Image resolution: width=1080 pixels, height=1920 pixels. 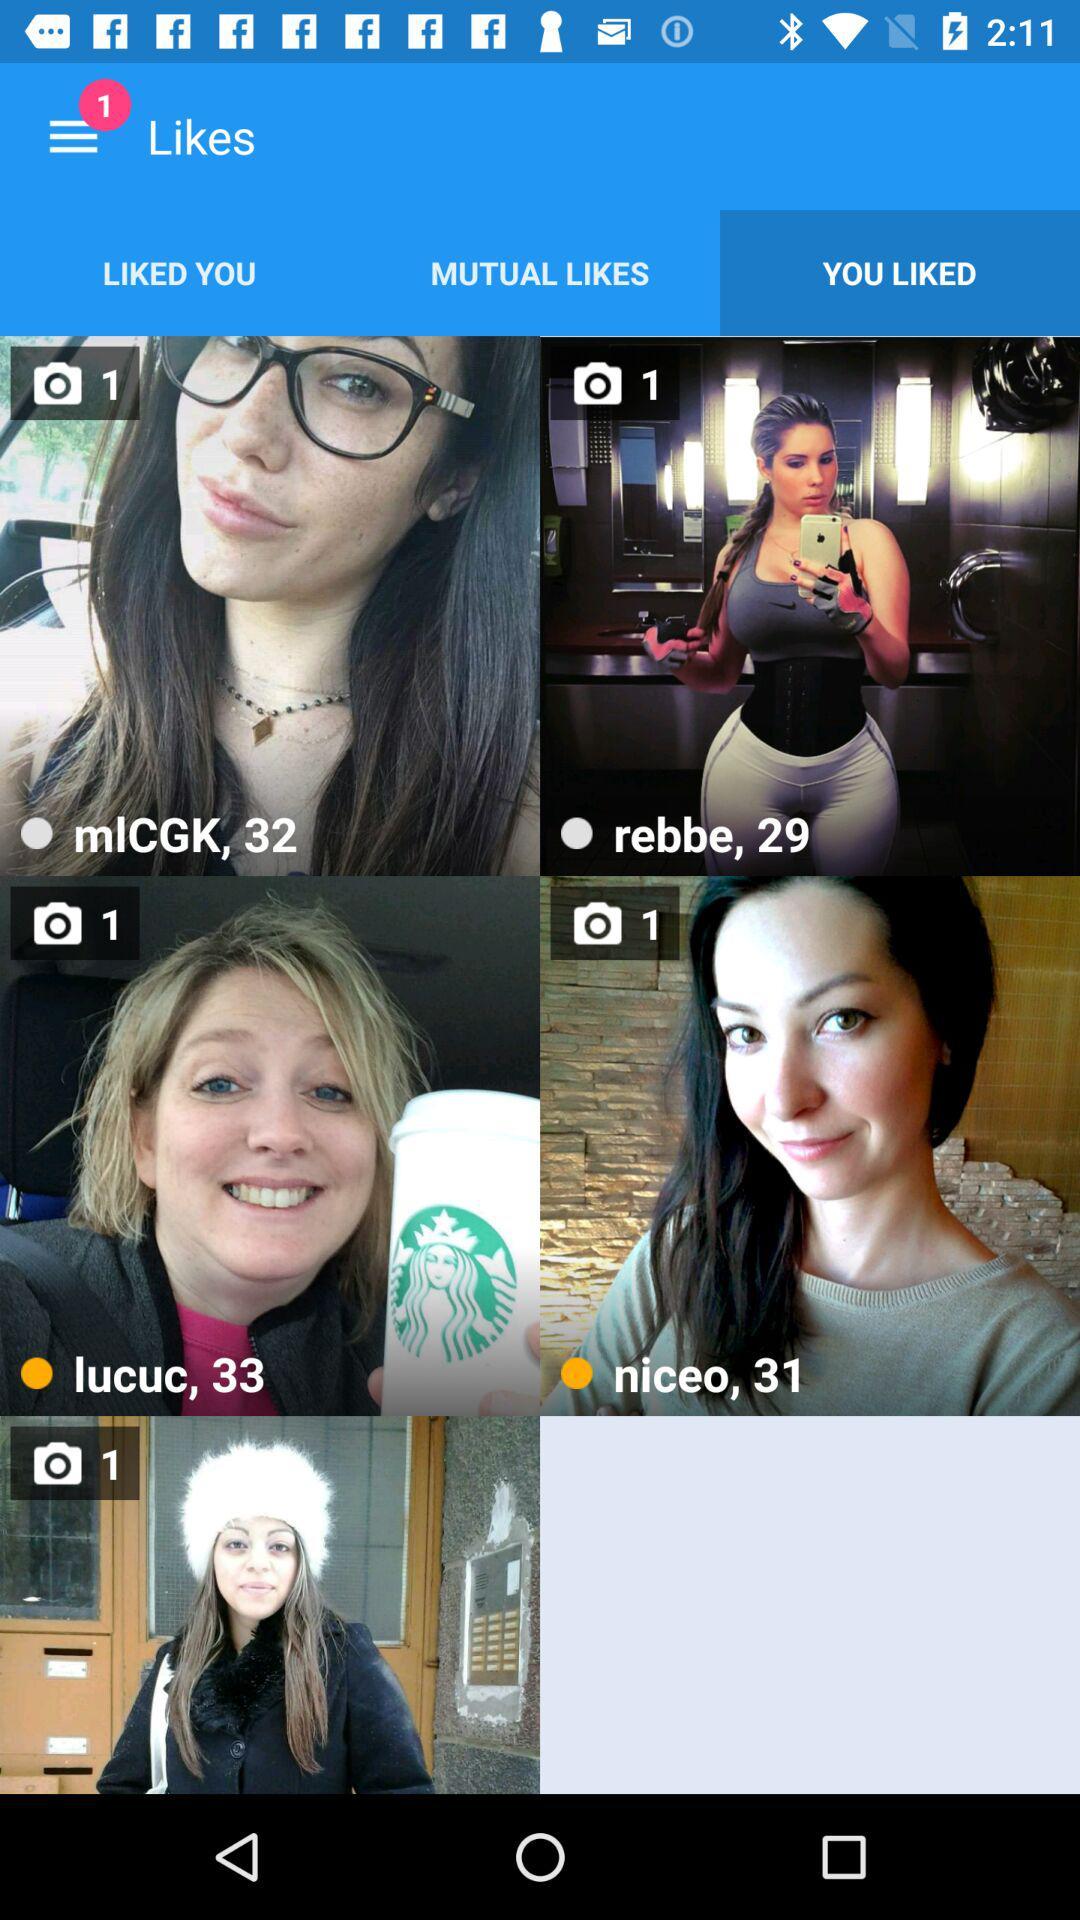 I want to click on the icon next to likes item, so click(x=72, y=135).